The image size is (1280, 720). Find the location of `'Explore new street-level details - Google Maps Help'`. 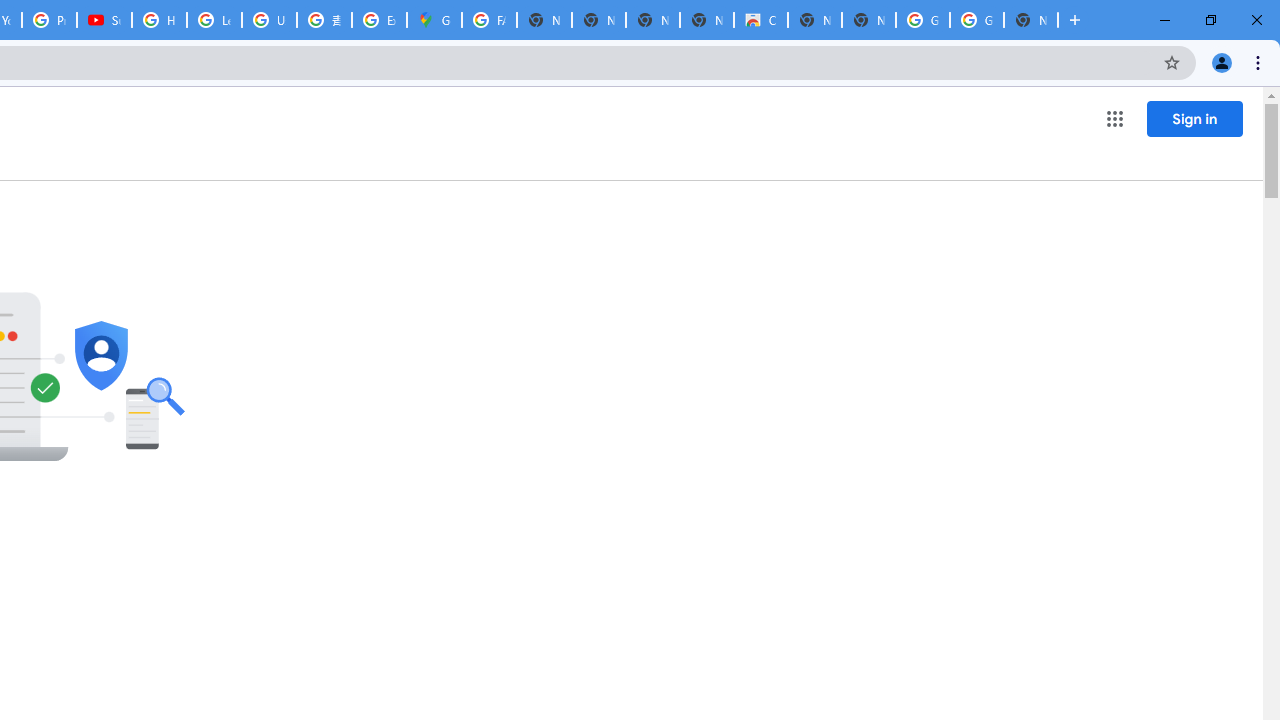

'Explore new street-level details - Google Maps Help' is located at coordinates (379, 20).